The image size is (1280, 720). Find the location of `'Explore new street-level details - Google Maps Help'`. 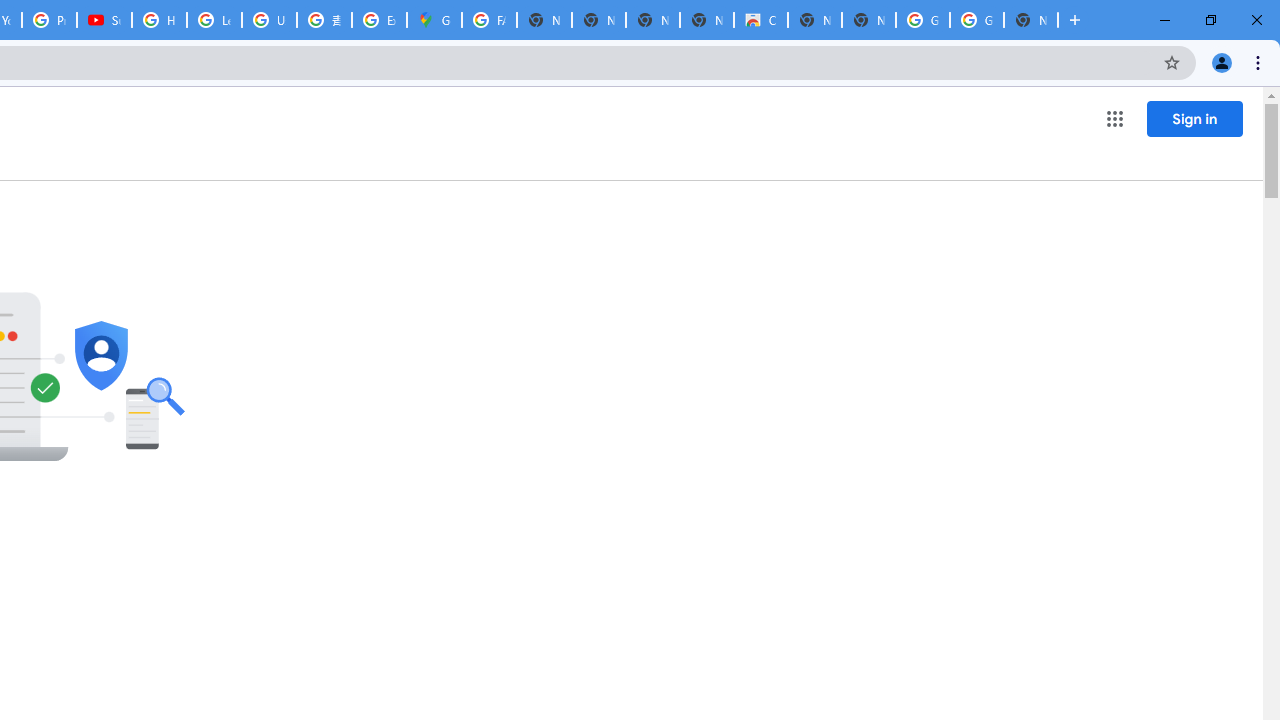

'Explore new street-level details - Google Maps Help' is located at coordinates (379, 20).